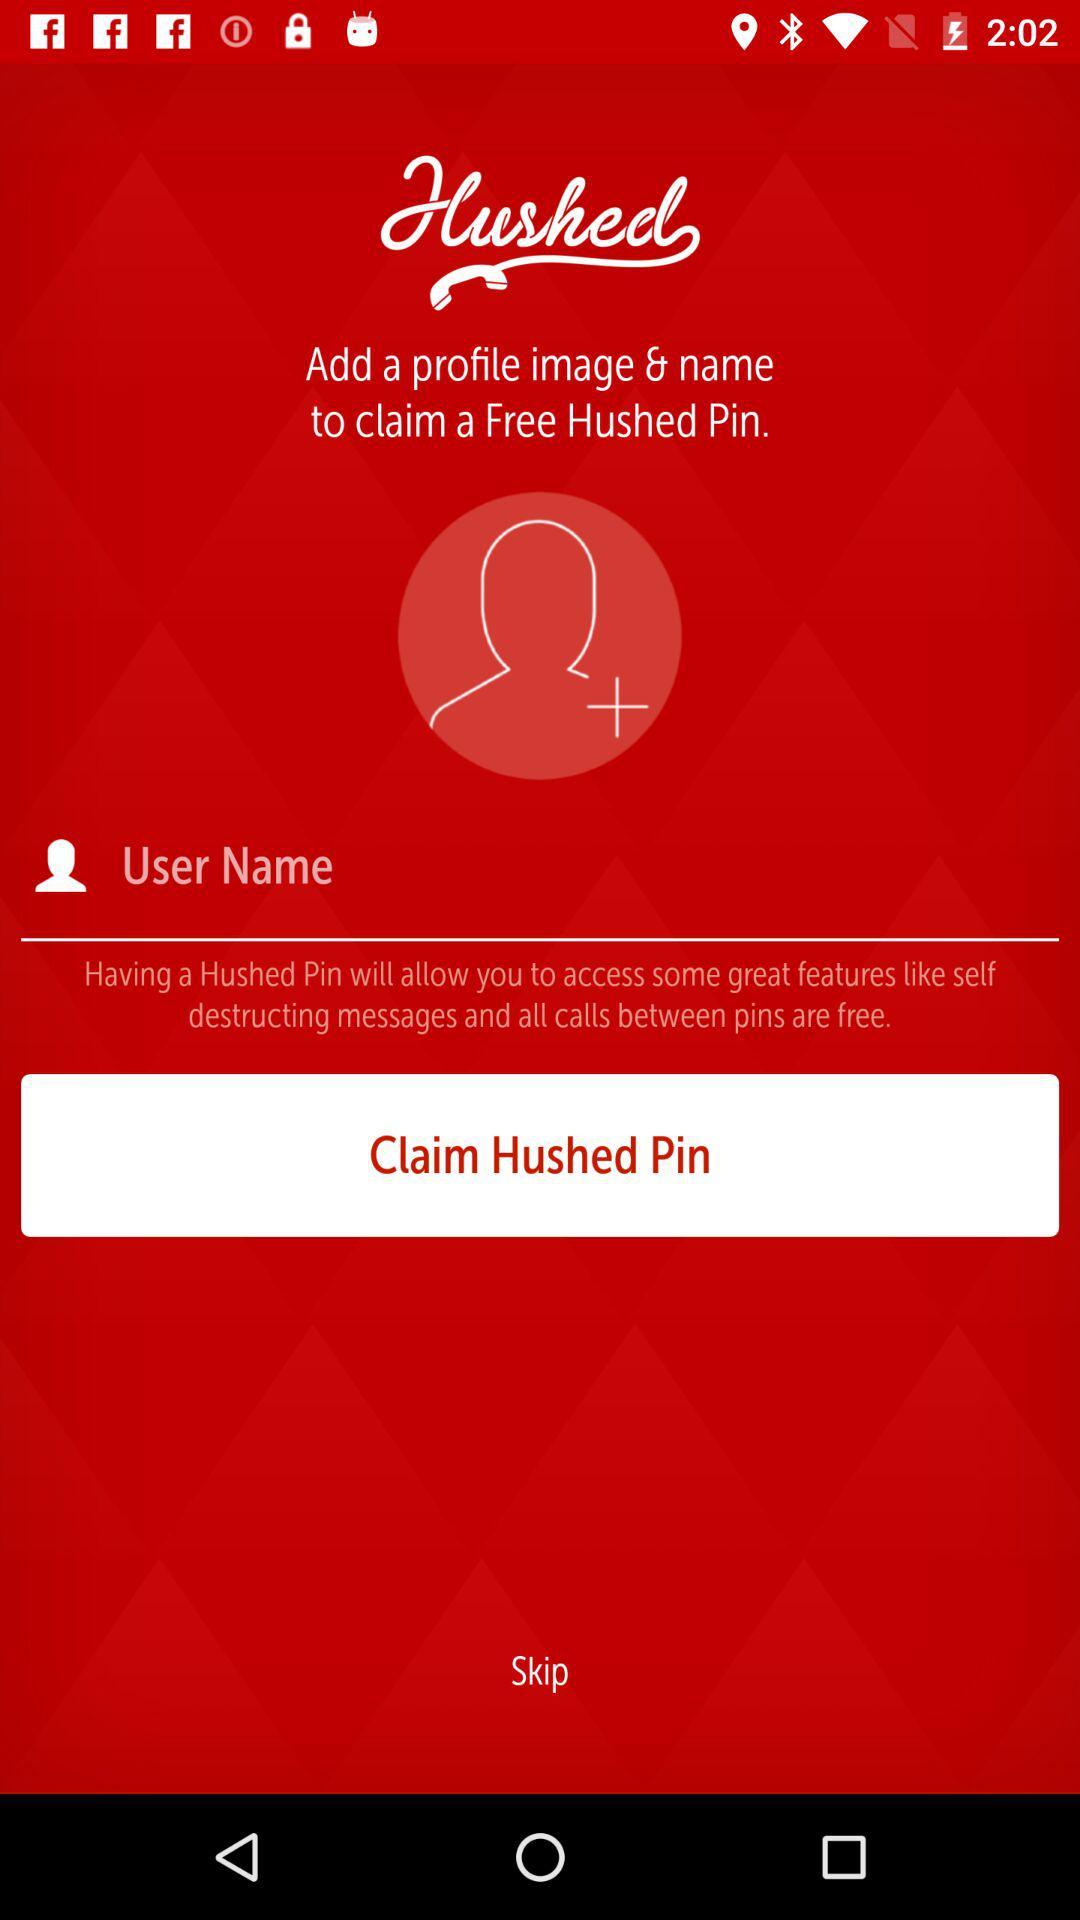 Image resolution: width=1080 pixels, height=1920 pixels. I want to click on the contact name, so click(587, 865).